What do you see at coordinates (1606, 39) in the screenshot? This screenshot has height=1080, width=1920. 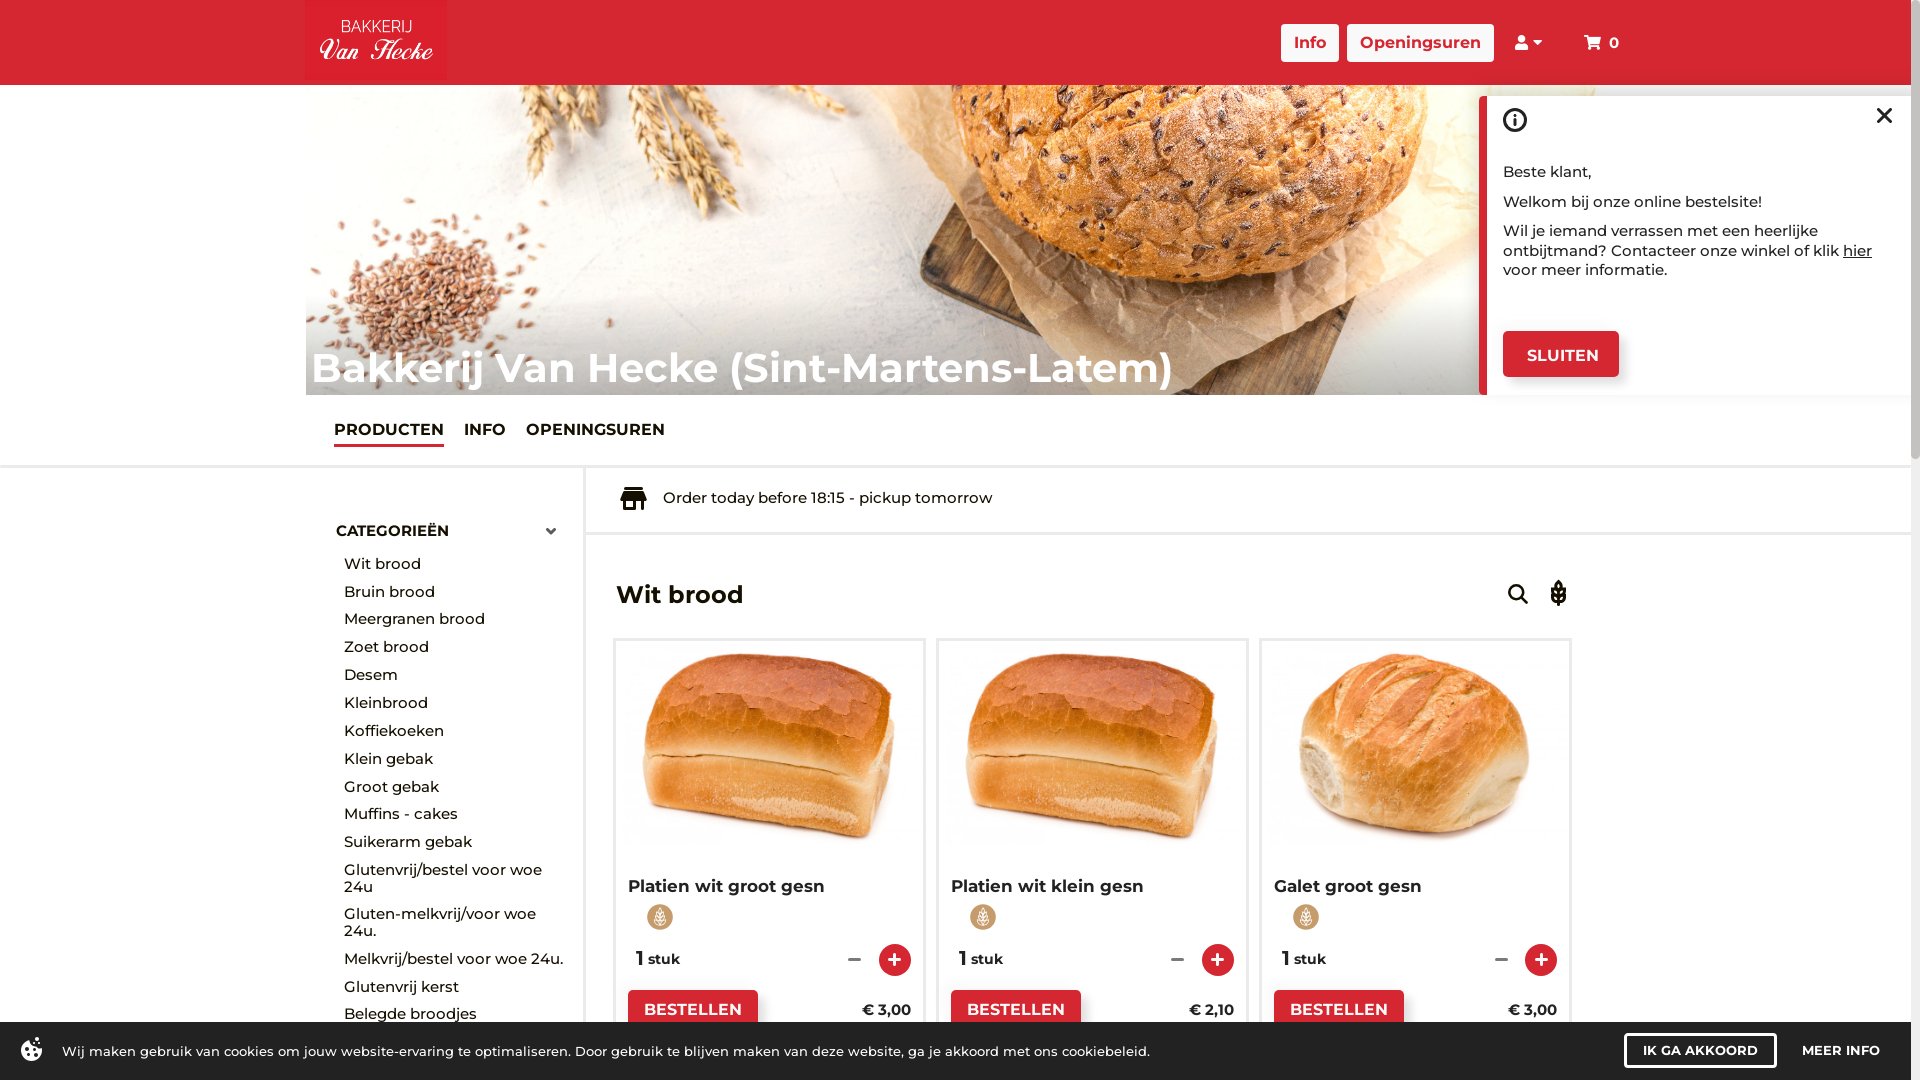 I see `'0'` at bounding box center [1606, 39].